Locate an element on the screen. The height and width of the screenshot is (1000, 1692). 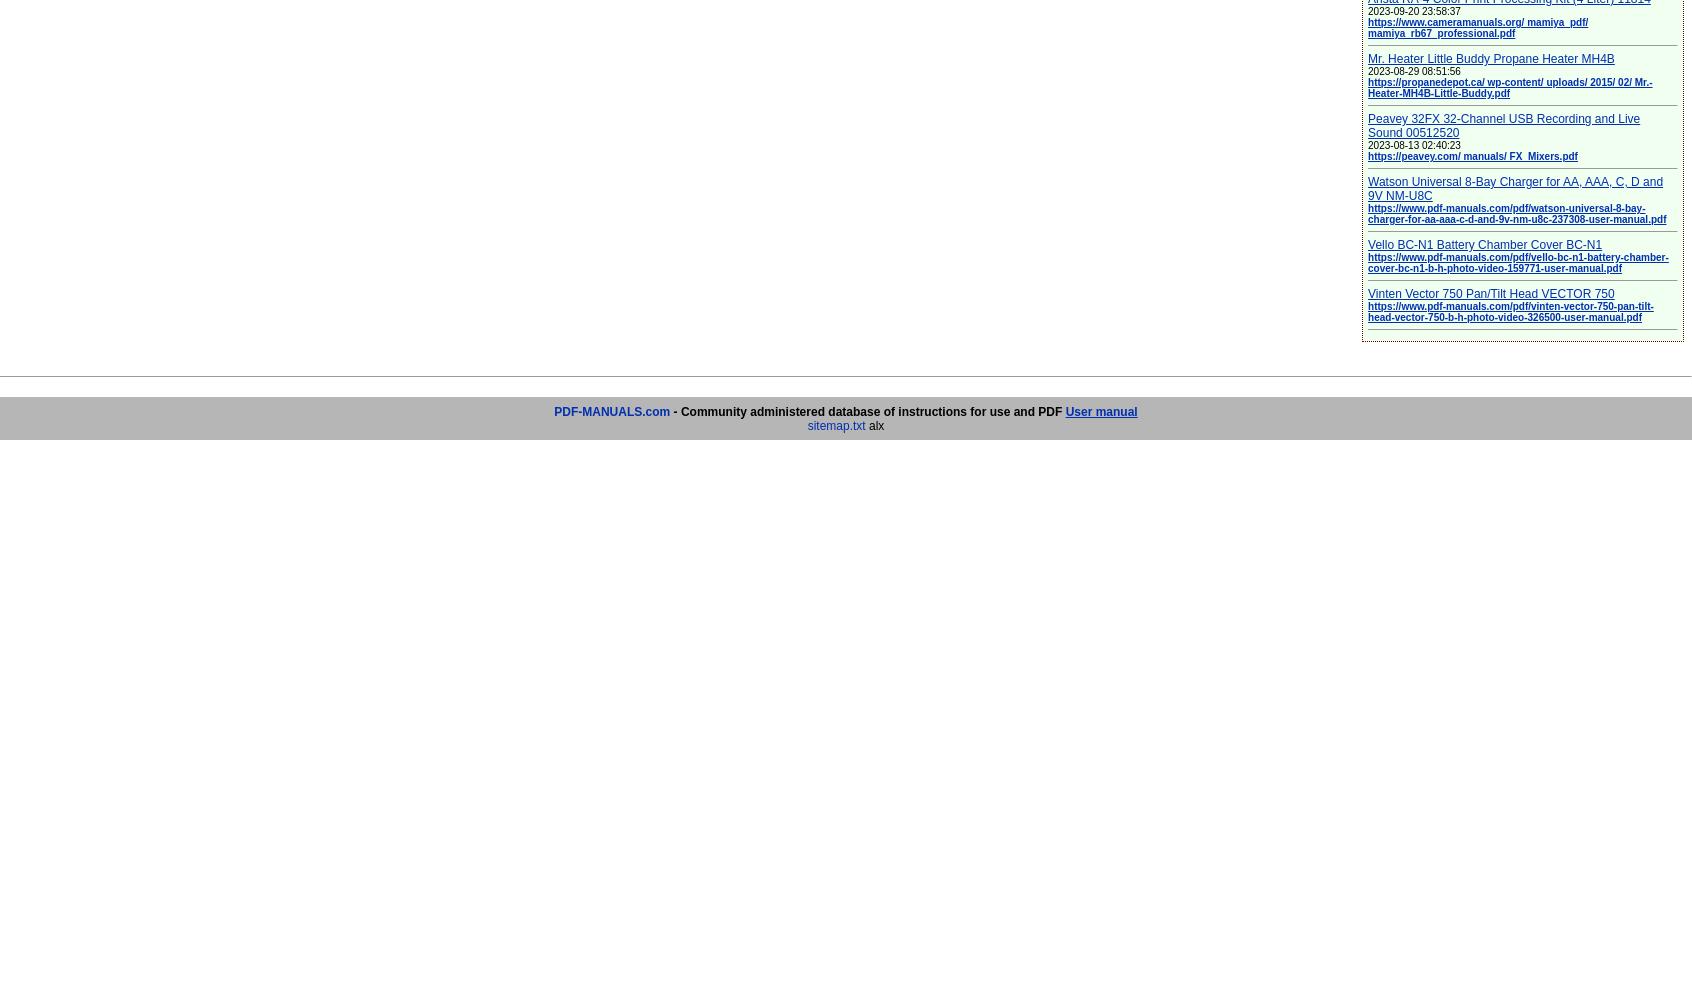
'https://www.pdf-manuals.com/pdf/vinten-vector-750-pan-tilt-head-vector-750-b-h-photo-video-326500-user-manual.pdf' is located at coordinates (1367, 312).